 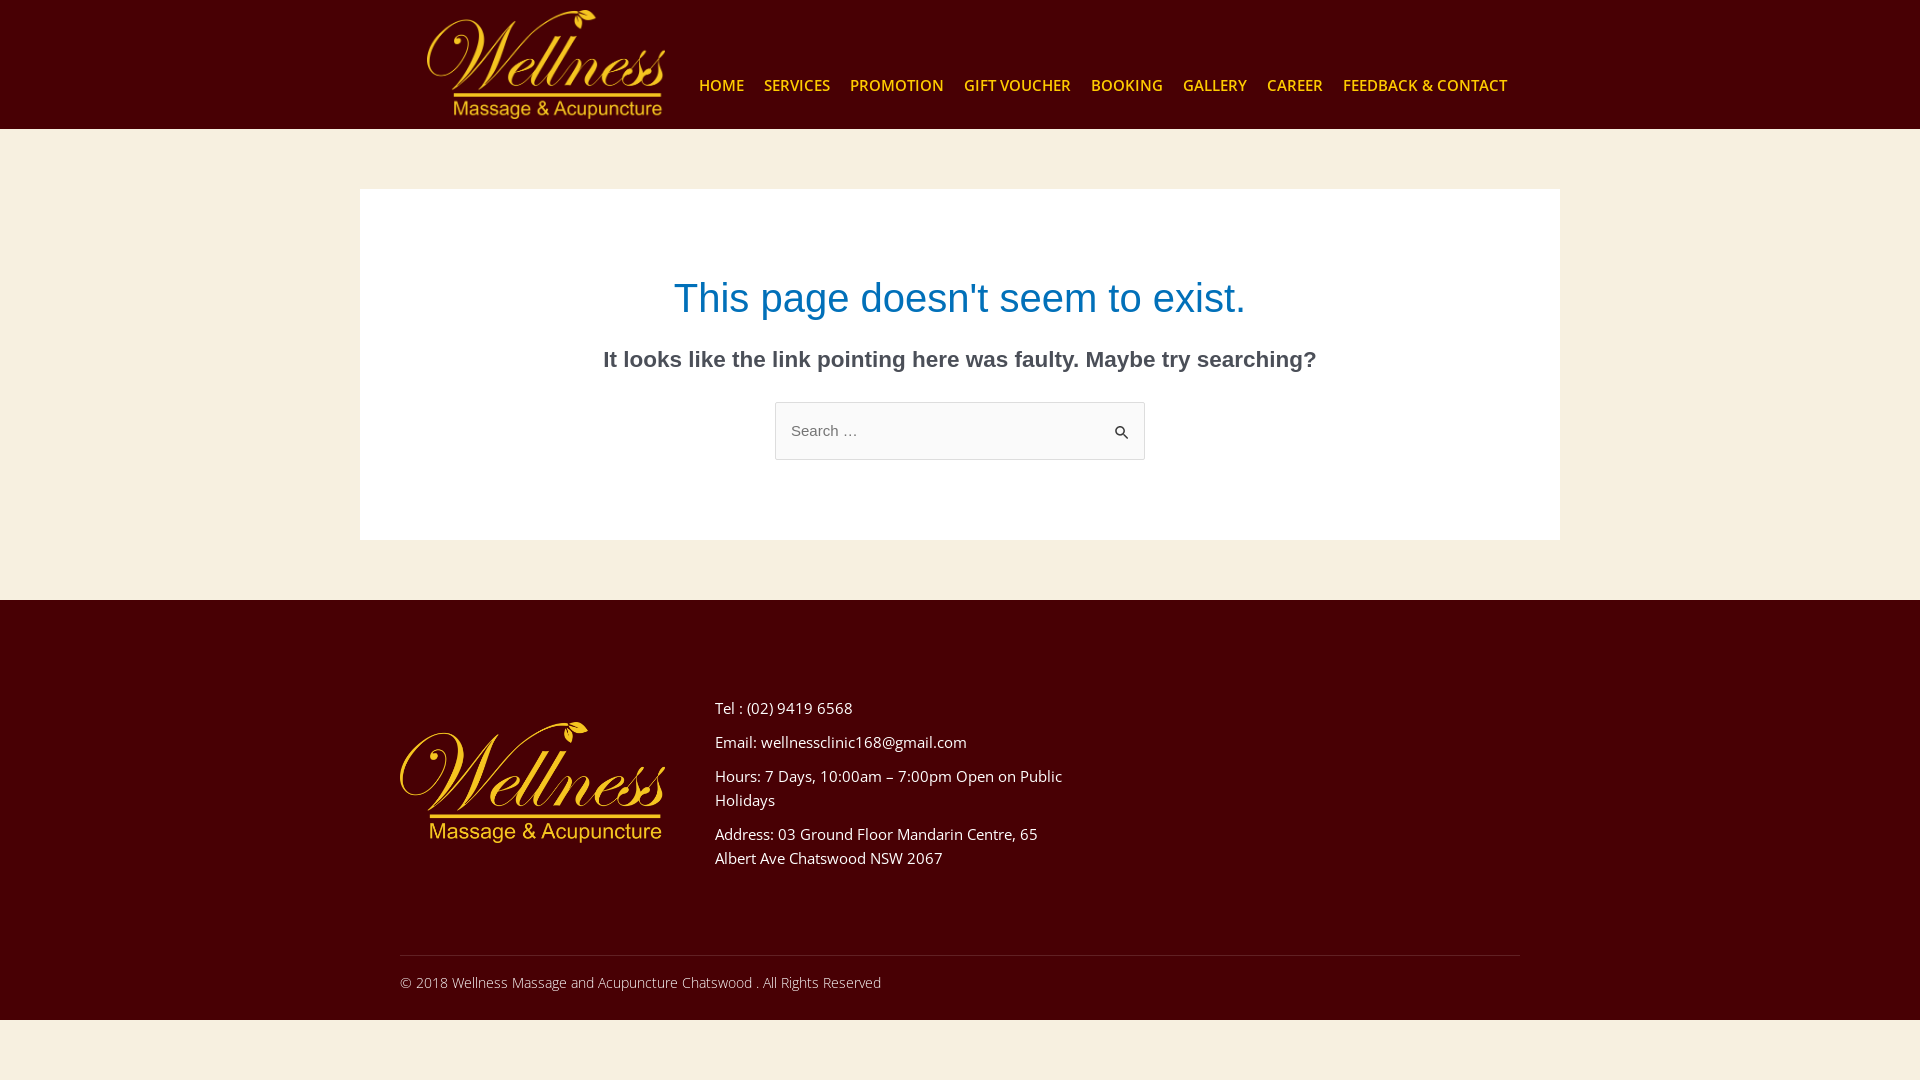 What do you see at coordinates (720, 83) in the screenshot?
I see `'HOME'` at bounding box center [720, 83].